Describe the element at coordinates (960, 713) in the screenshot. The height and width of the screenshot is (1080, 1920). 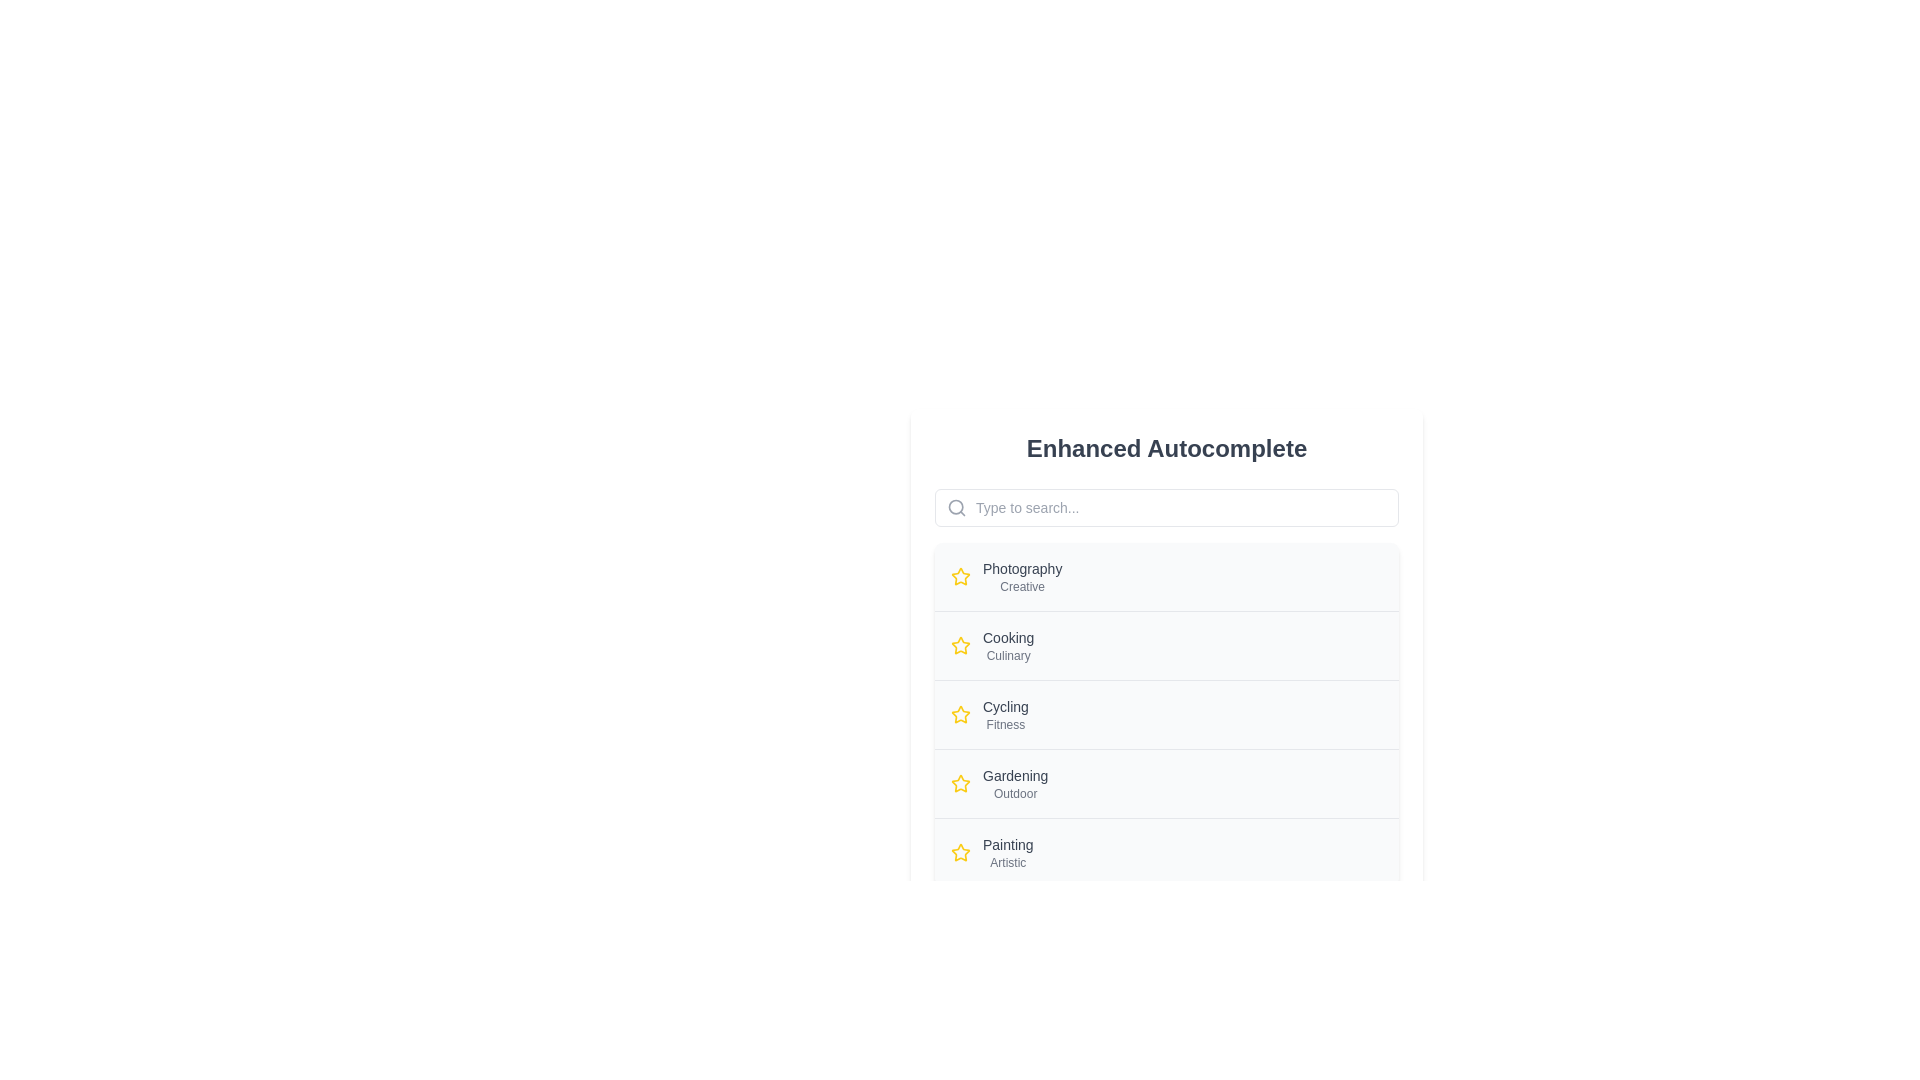
I see `the star-shaped icon with a yellow fill and thin outlines, located to the left of the text 'Cycling' in the third option of a vertically arranged list of categories to potentially select or highlight it` at that location.